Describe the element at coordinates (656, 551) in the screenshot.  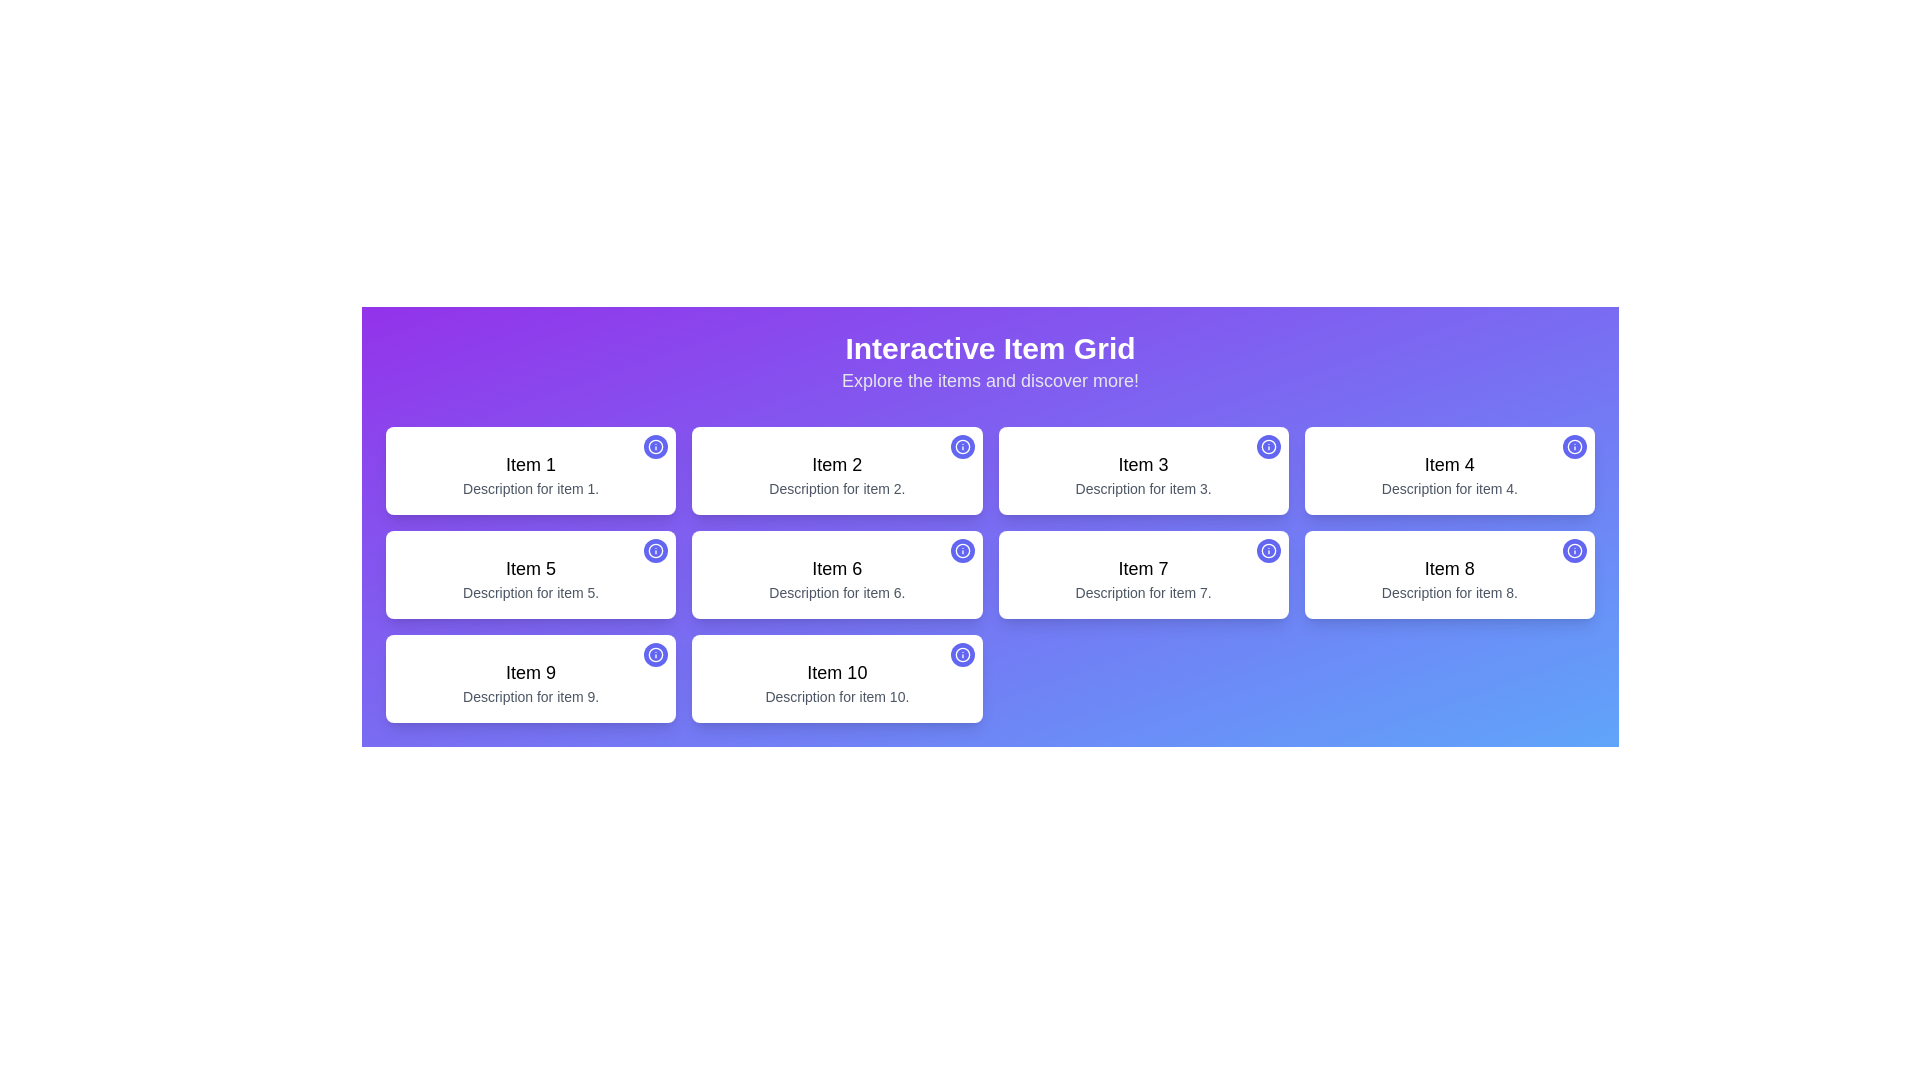
I see `the information icon located at the top-right corner of the 'Item 5' tile in the second row of the grid` at that location.